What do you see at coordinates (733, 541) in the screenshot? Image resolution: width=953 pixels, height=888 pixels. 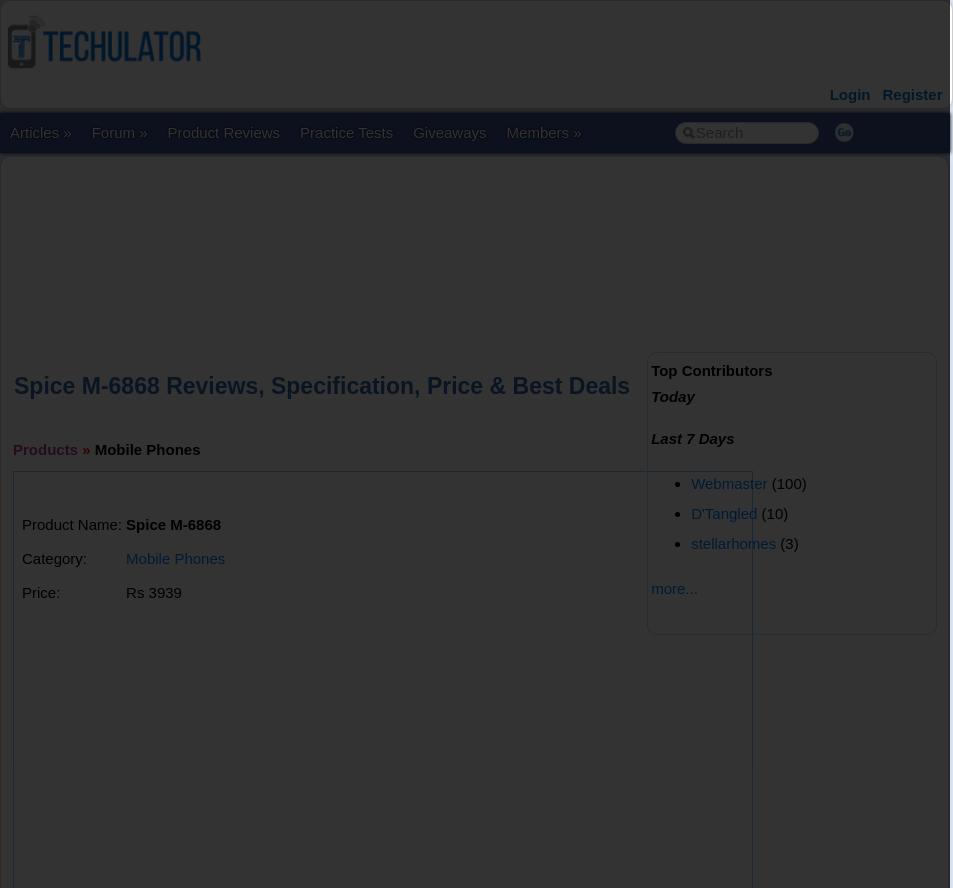 I see `'stellarhomes'` at bounding box center [733, 541].